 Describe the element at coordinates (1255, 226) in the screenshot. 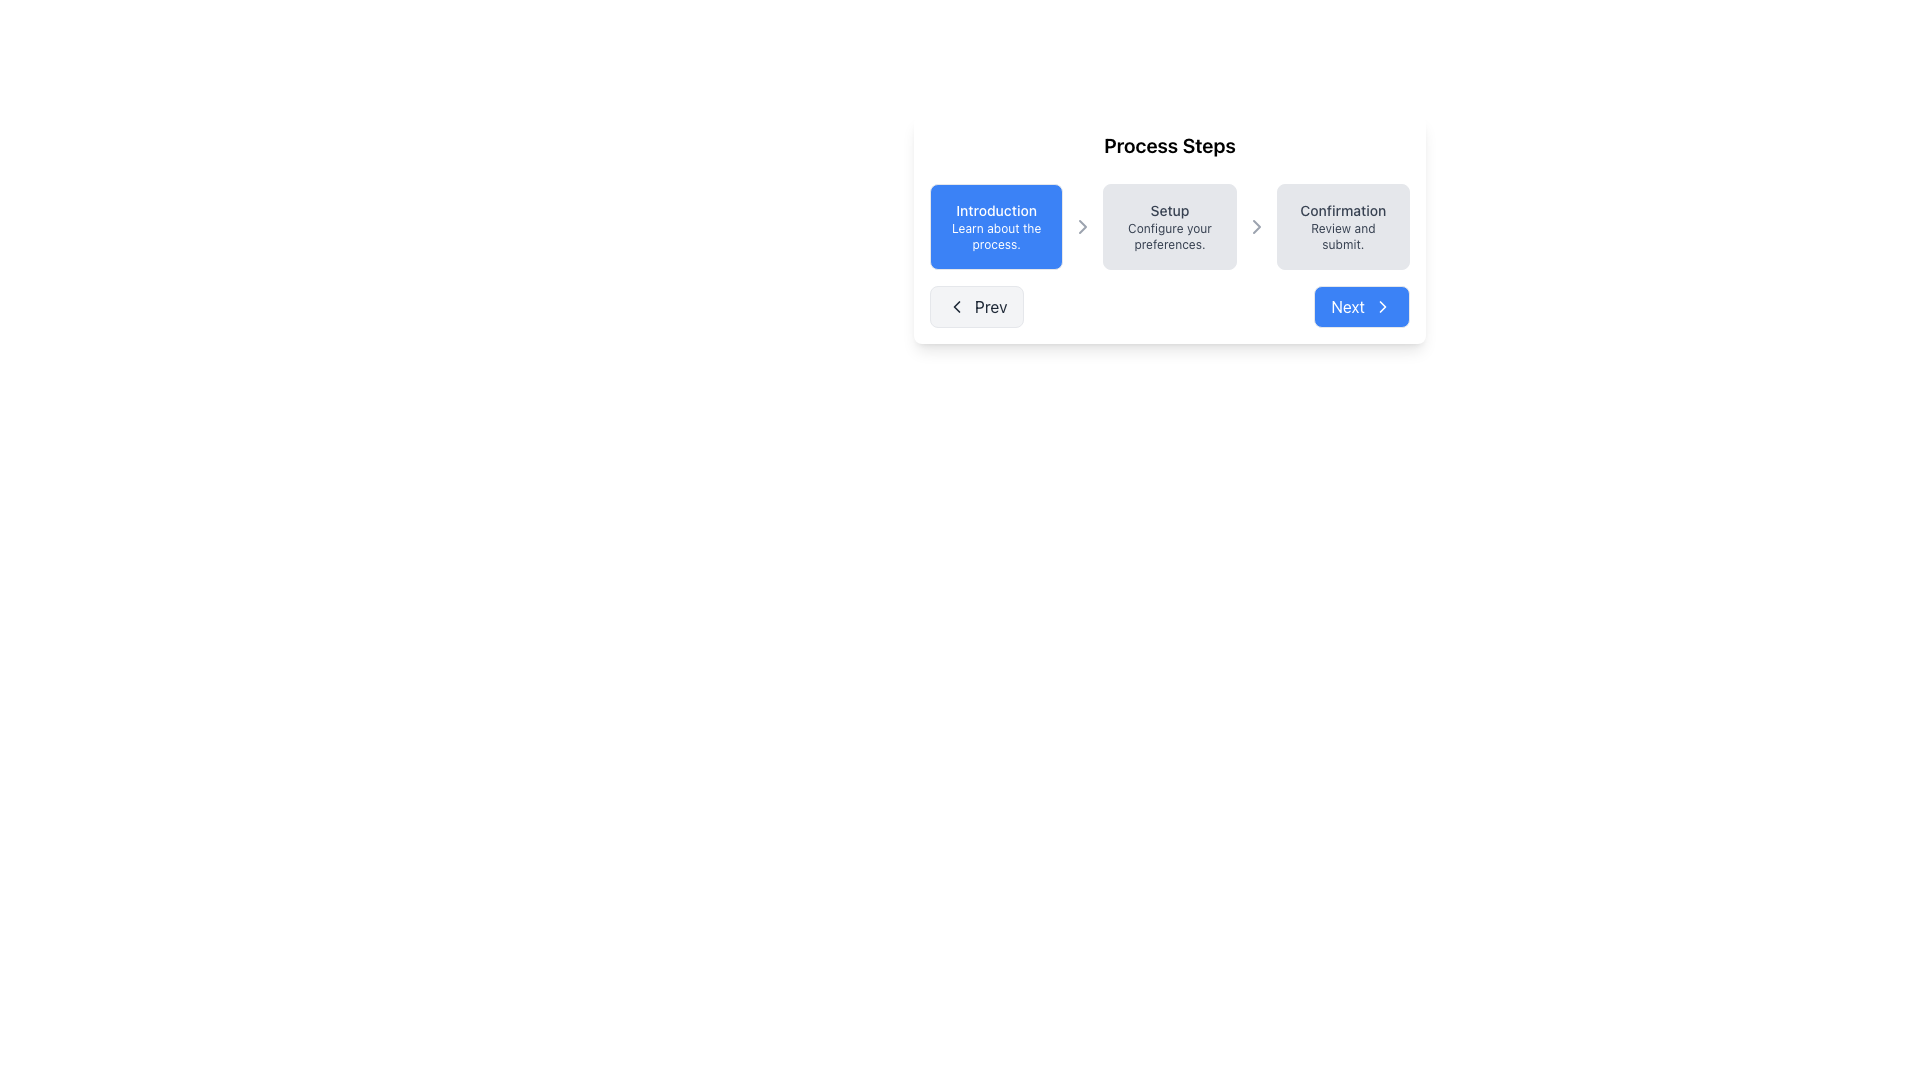

I see `the progression icon located between the 'Setup' and 'Confirmation' sections of the navigation widget to move to the next step in the multi-step process` at that location.